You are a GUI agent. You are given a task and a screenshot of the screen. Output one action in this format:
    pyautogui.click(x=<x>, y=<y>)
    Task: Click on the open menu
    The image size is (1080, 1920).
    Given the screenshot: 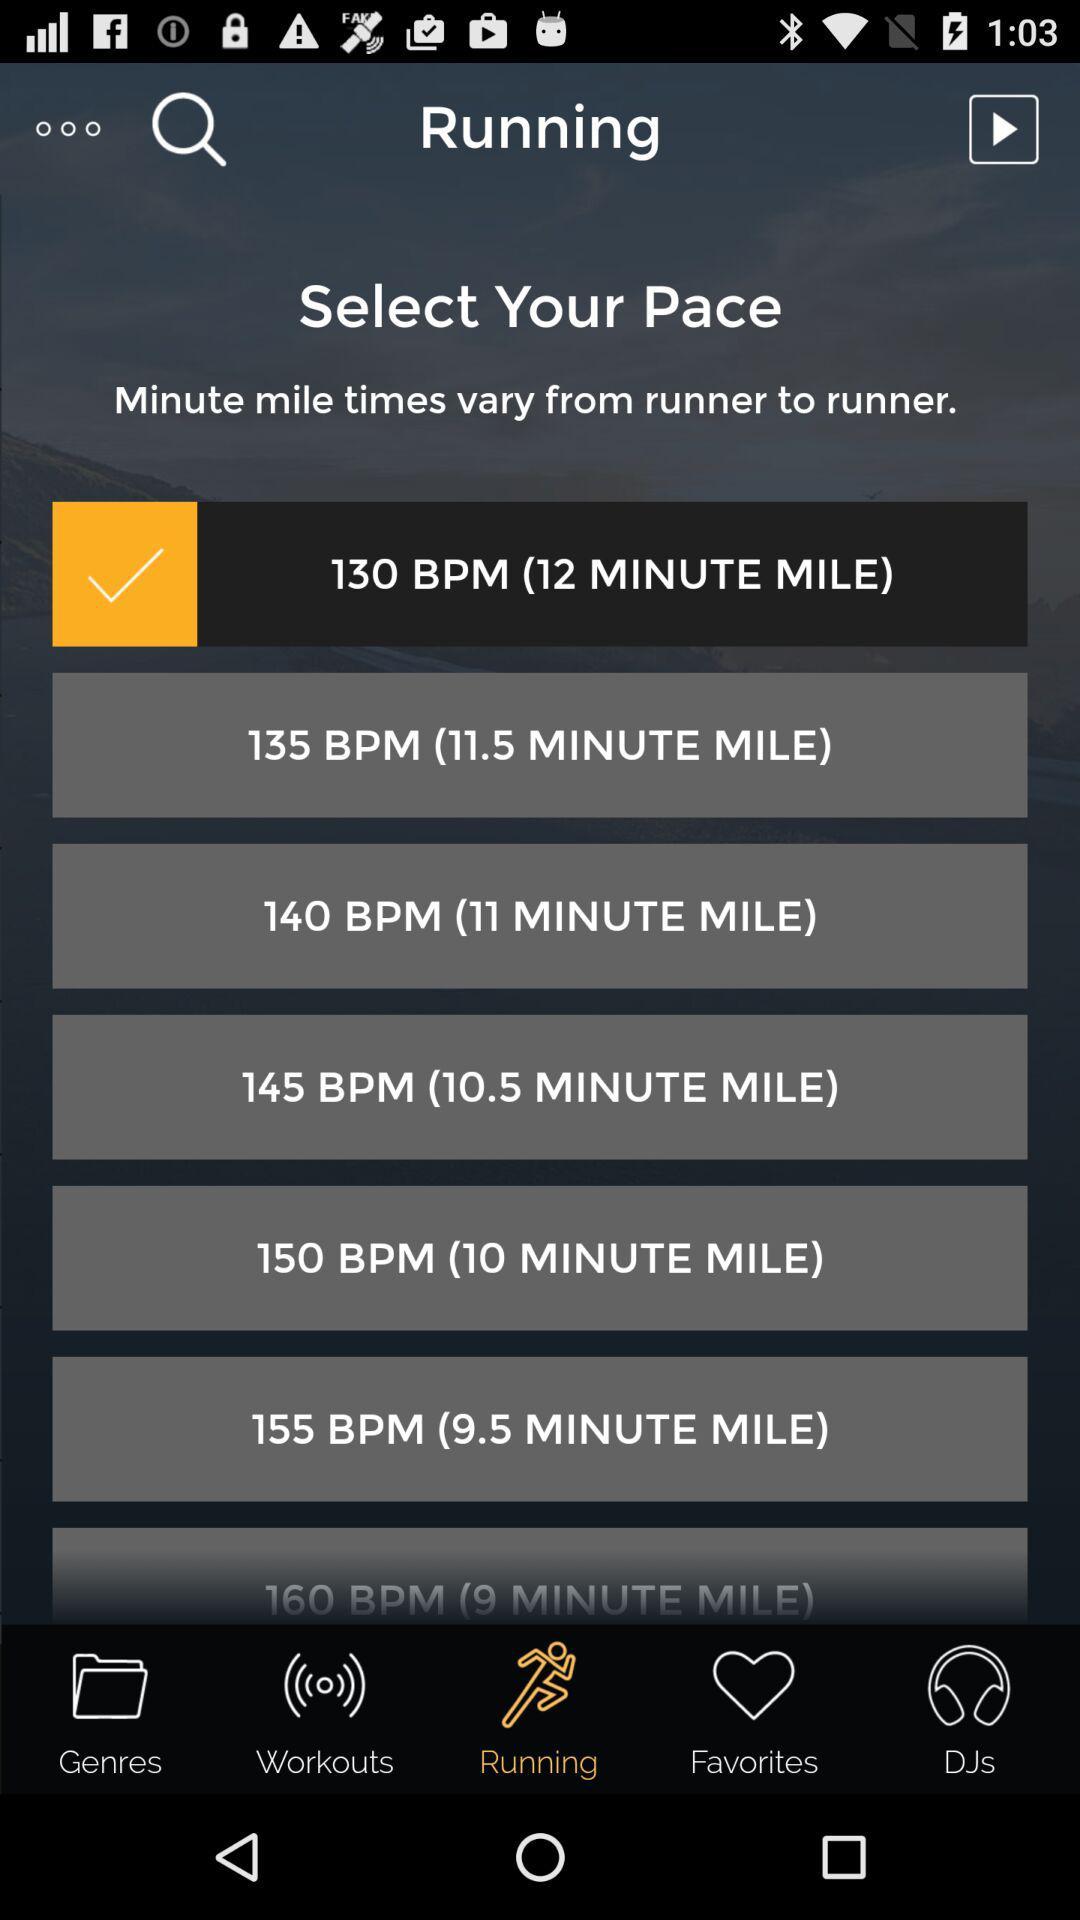 What is the action you would take?
    pyautogui.click(x=68, y=127)
    